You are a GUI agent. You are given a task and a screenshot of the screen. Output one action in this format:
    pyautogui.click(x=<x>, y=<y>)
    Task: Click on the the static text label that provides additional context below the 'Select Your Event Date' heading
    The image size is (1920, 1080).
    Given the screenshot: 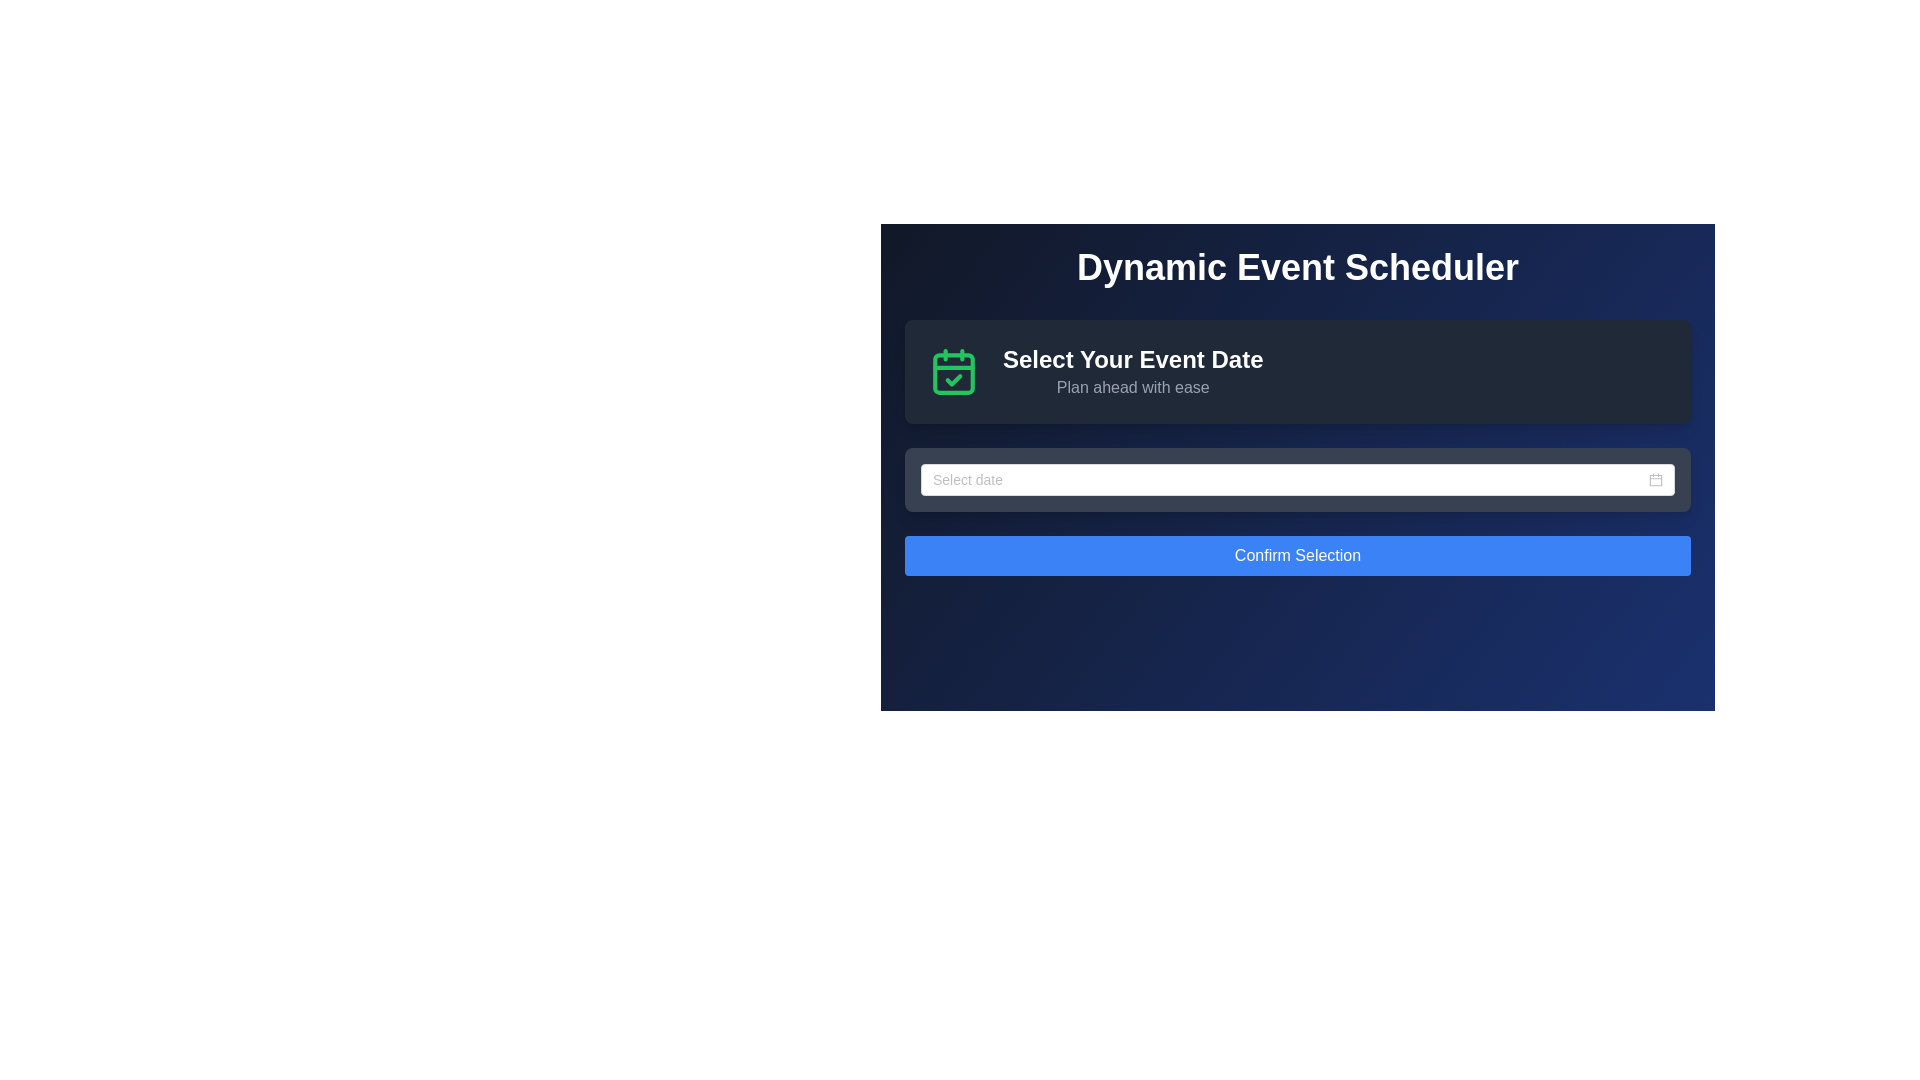 What is the action you would take?
    pyautogui.click(x=1133, y=388)
    